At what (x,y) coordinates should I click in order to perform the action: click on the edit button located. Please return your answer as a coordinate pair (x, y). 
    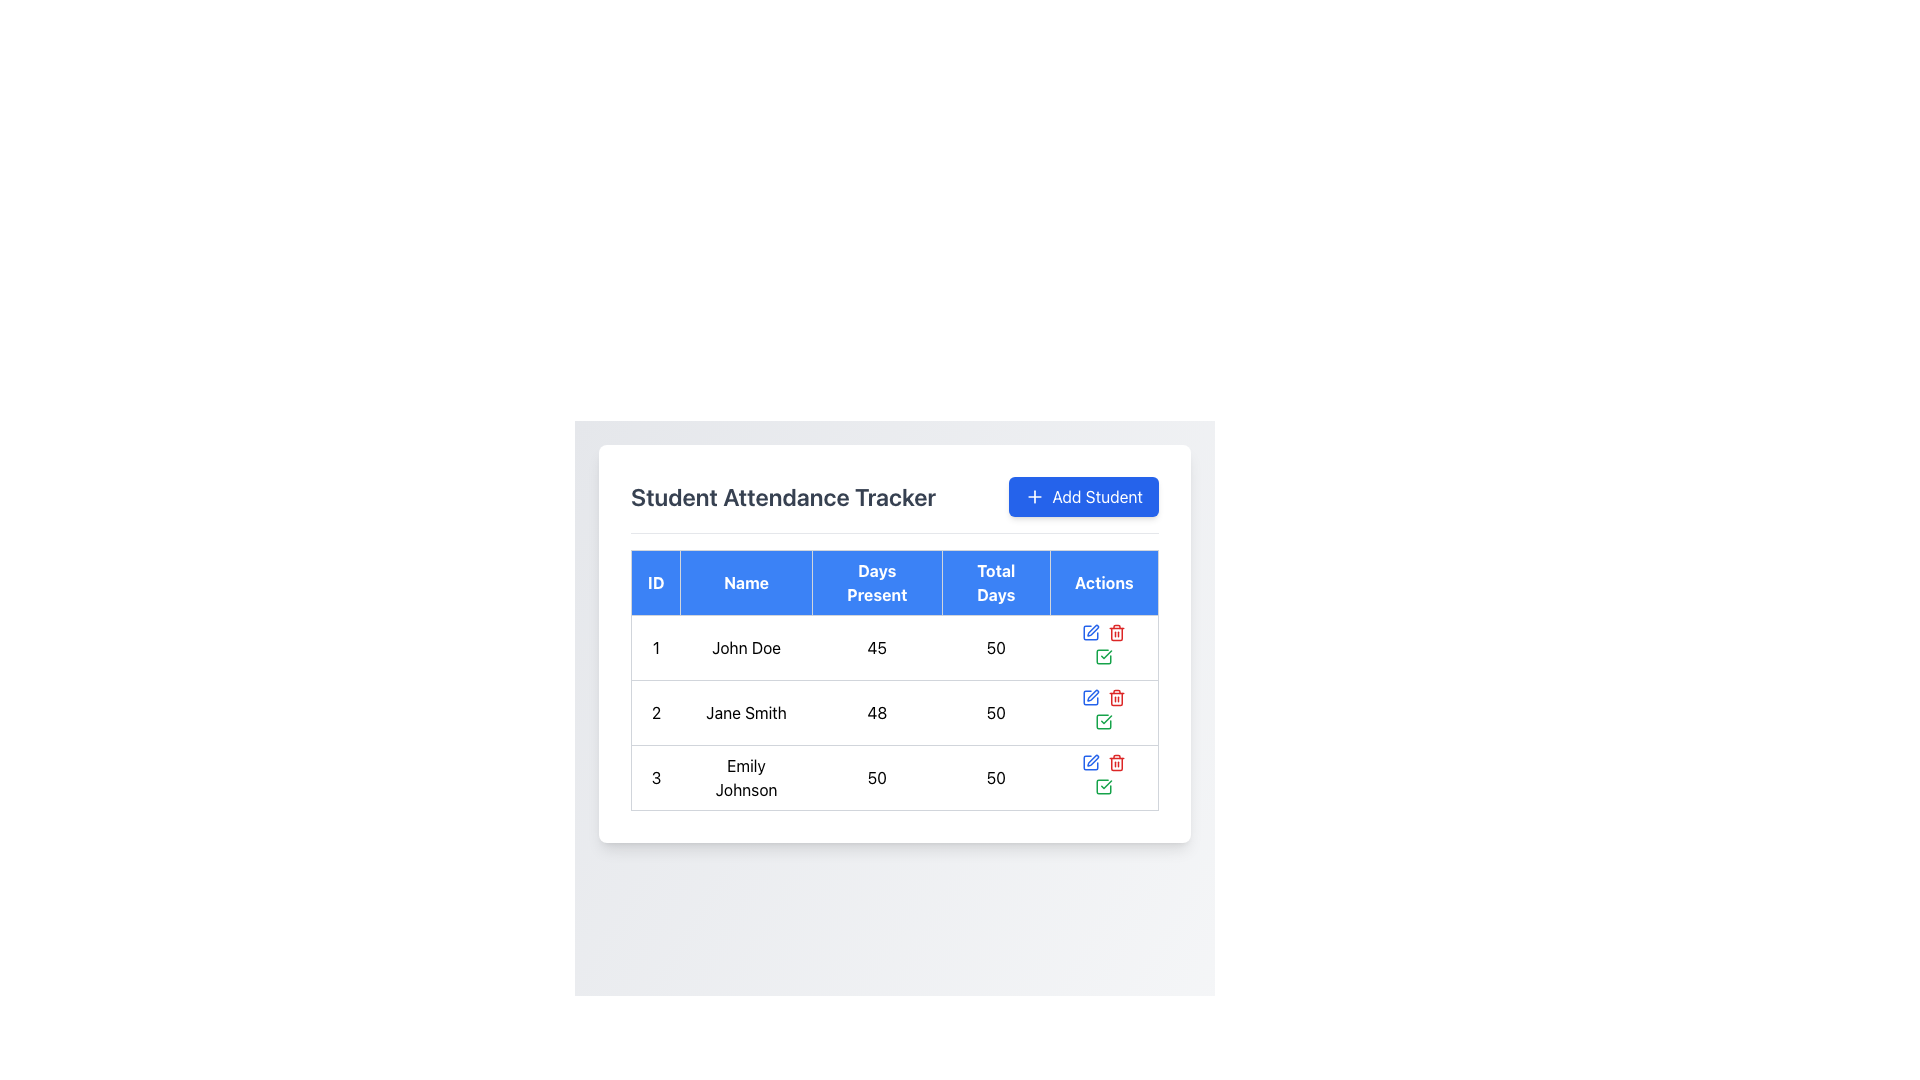
    Looking at the image, I should click on (1090, 763).